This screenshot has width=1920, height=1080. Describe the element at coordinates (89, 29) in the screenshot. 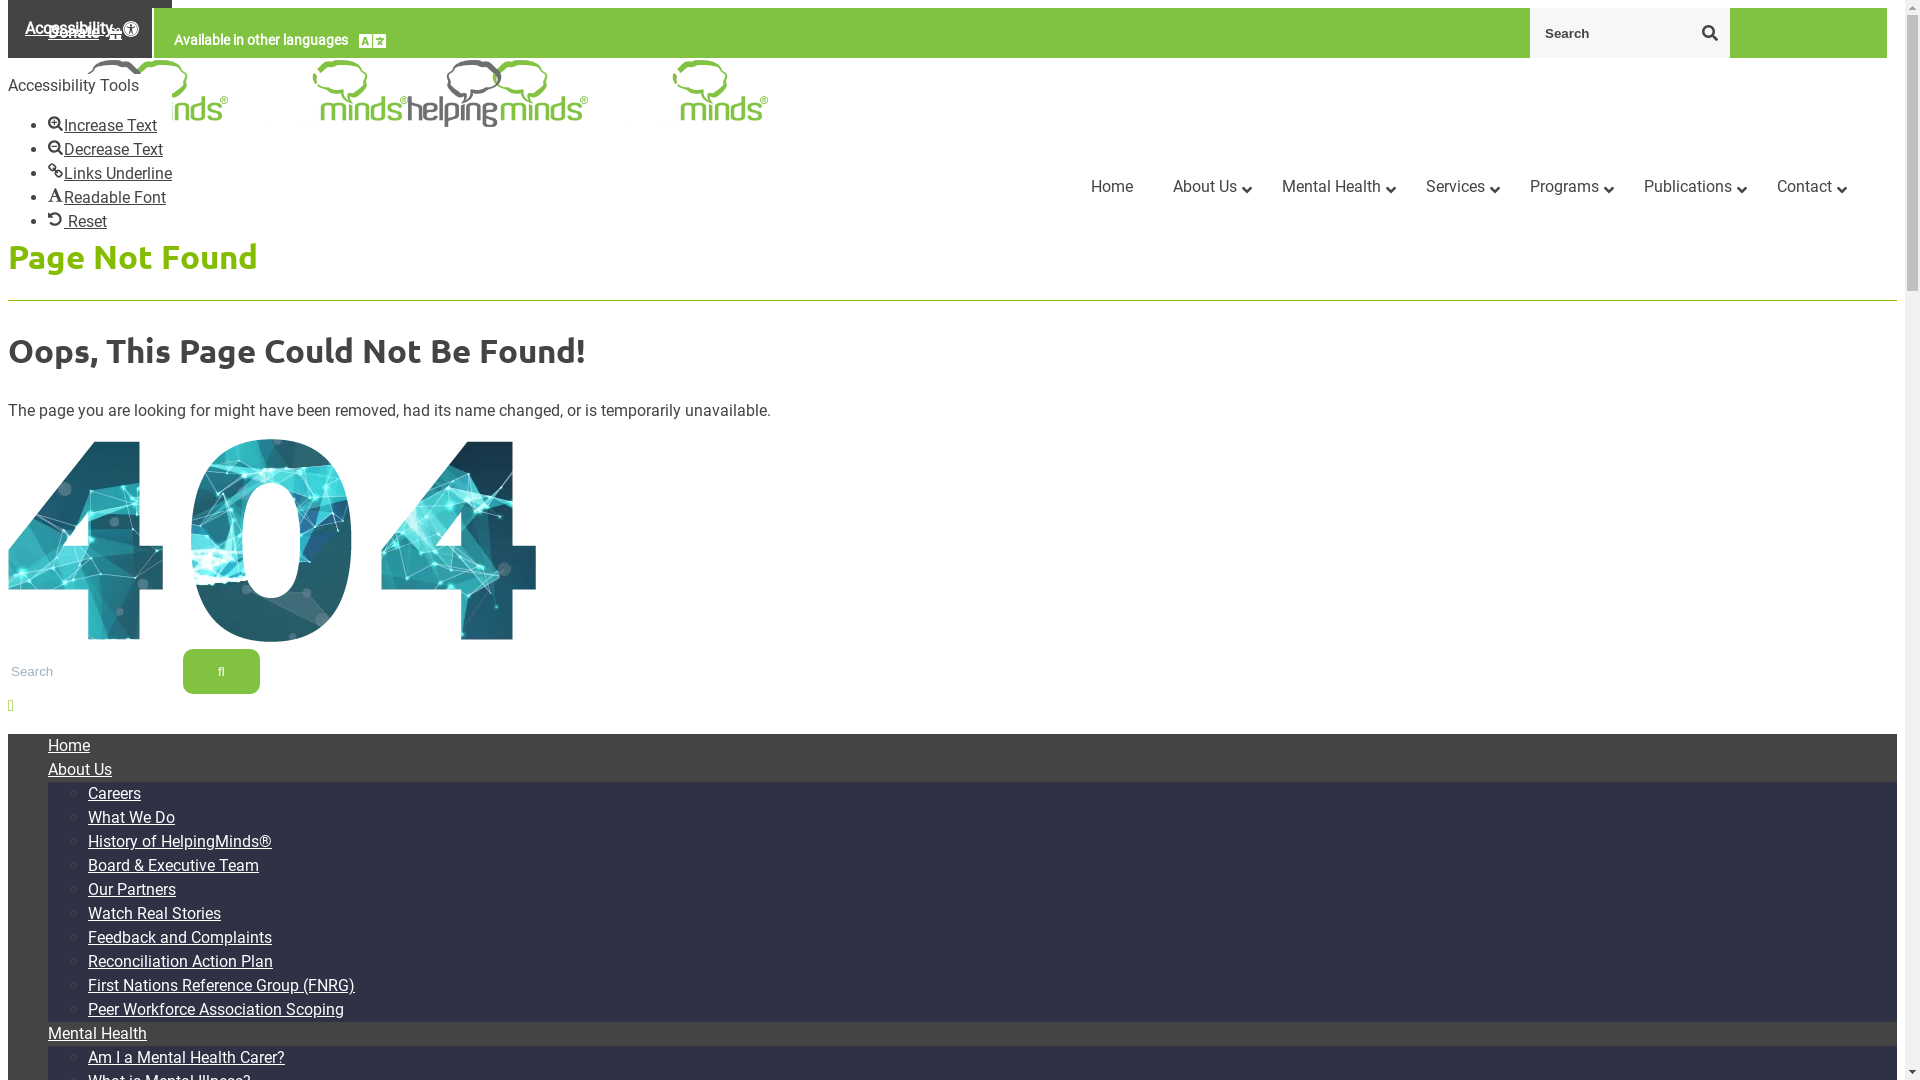

I see `'Open toolbar'` at that location.